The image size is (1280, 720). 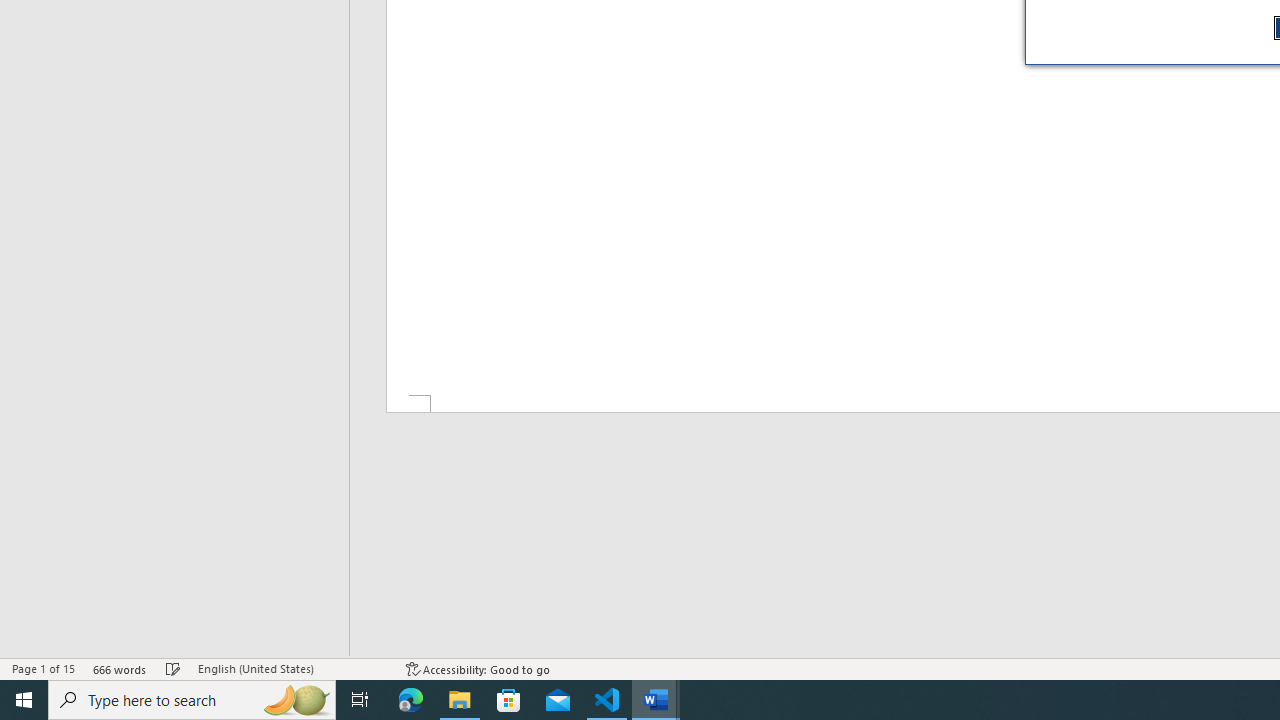 What do you see at coordinates (410, 698) in the screenshot?
I see `'Microsoft Edge'` at bounding box center [410, 698].